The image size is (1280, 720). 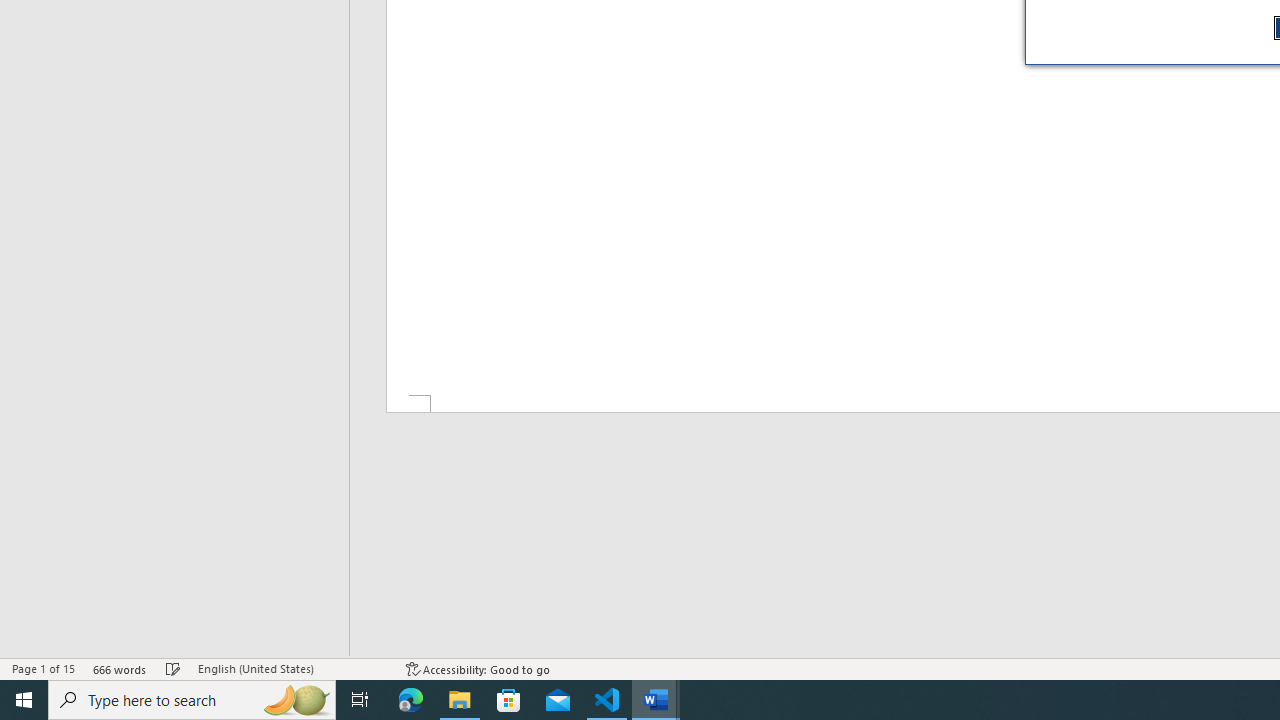 What do you see at coordinates (410, 698) in the screenshot?
I see `'Microsoft Edge'` at bounding box center [410, 698].